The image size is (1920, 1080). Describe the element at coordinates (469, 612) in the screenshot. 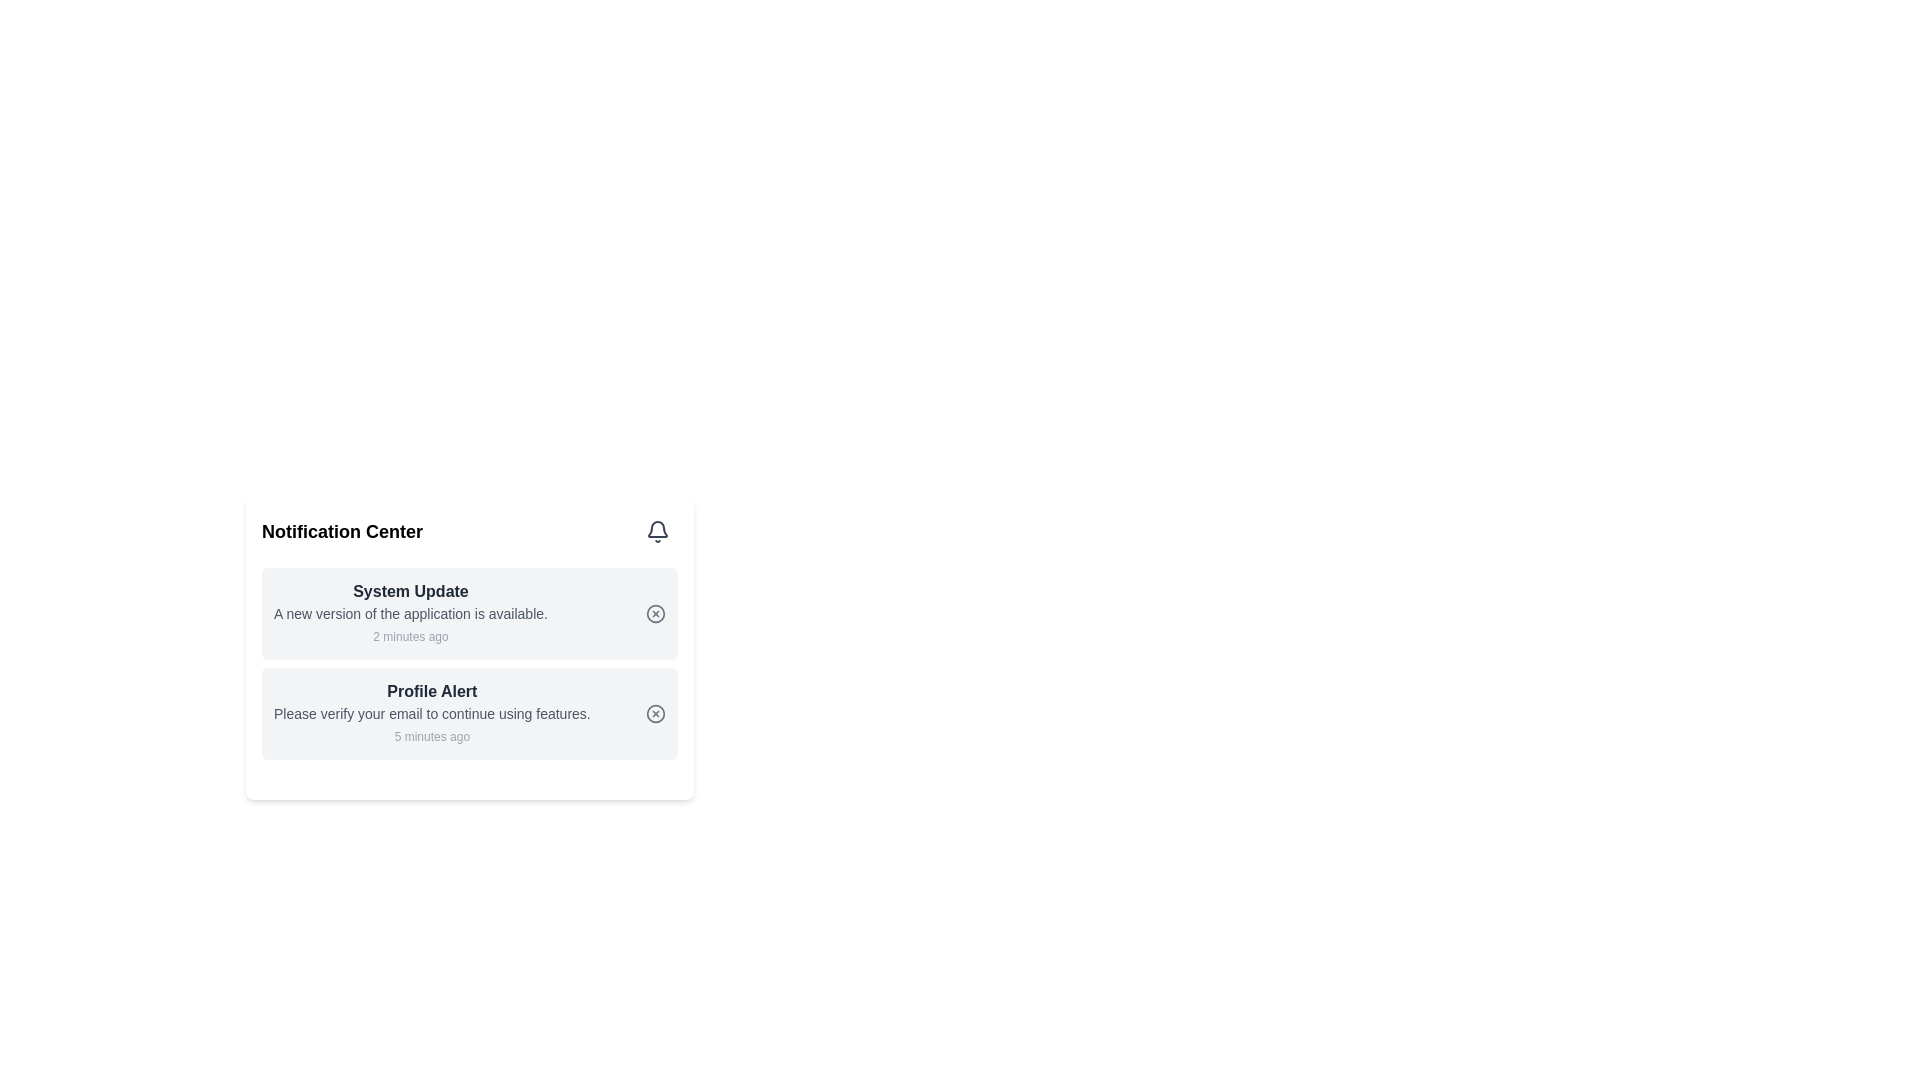

I see `the Notification Card displaying 'System Update' with a close button icon, which is the first card in the Notification Center` at that location.